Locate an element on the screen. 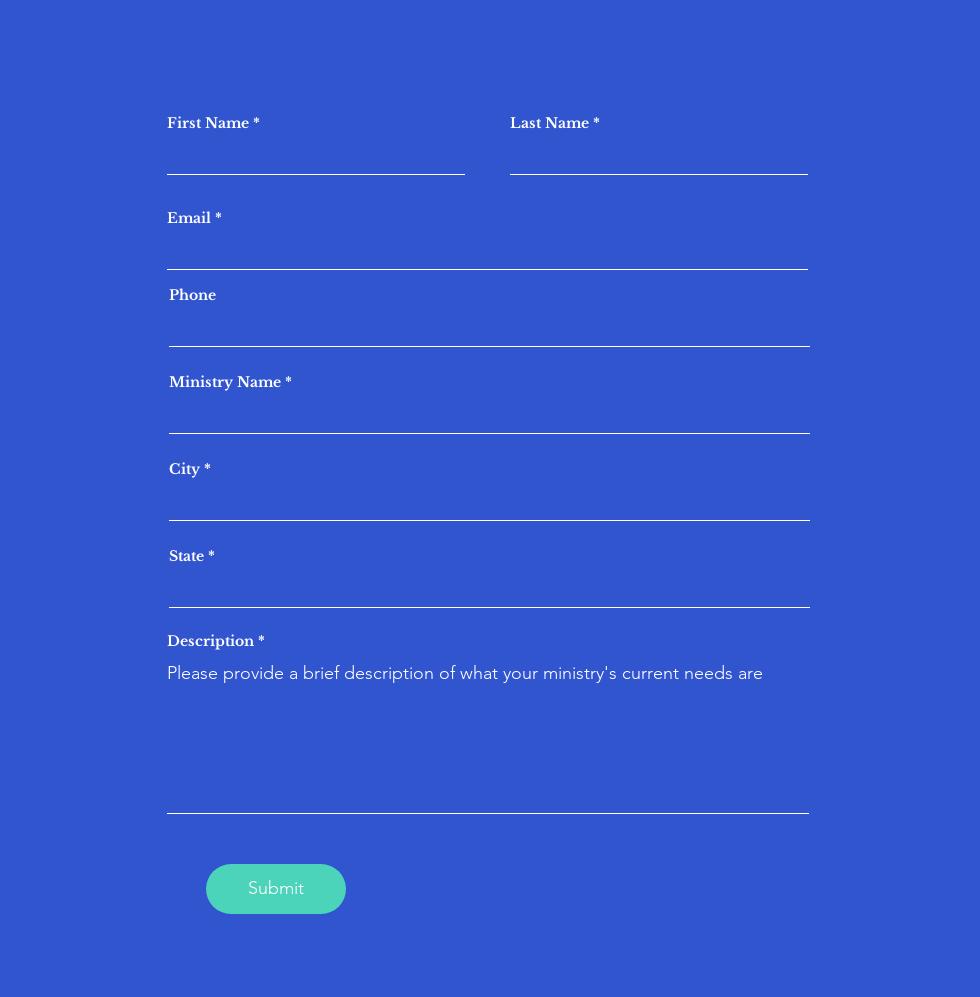 This screenshot has height=997, width=980. 'State' is located at coordinates (186, 555).